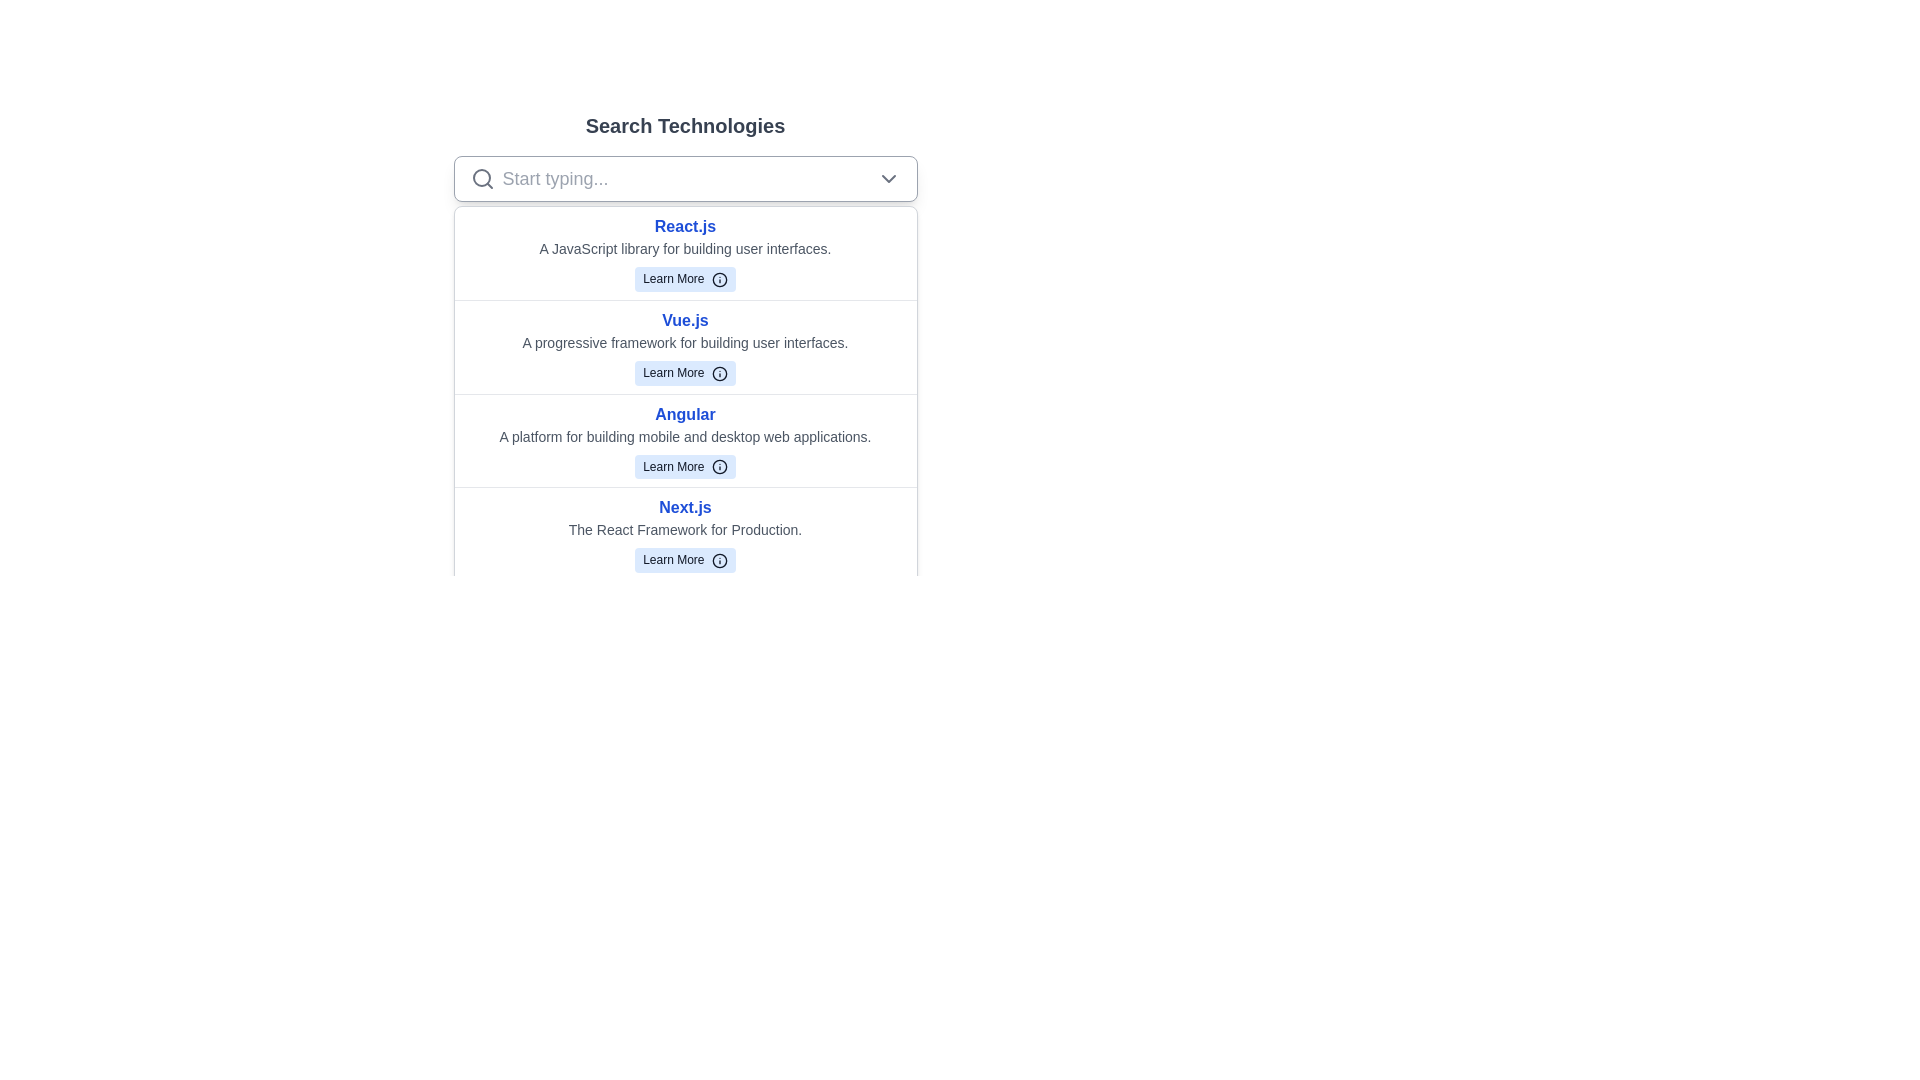  Describe the element at coordinates (719, 561) in the screenshot. I see `the informational 'i' icon with a circular background located immediately to the right of the 'Learn More' text in the fourth row` at that location.